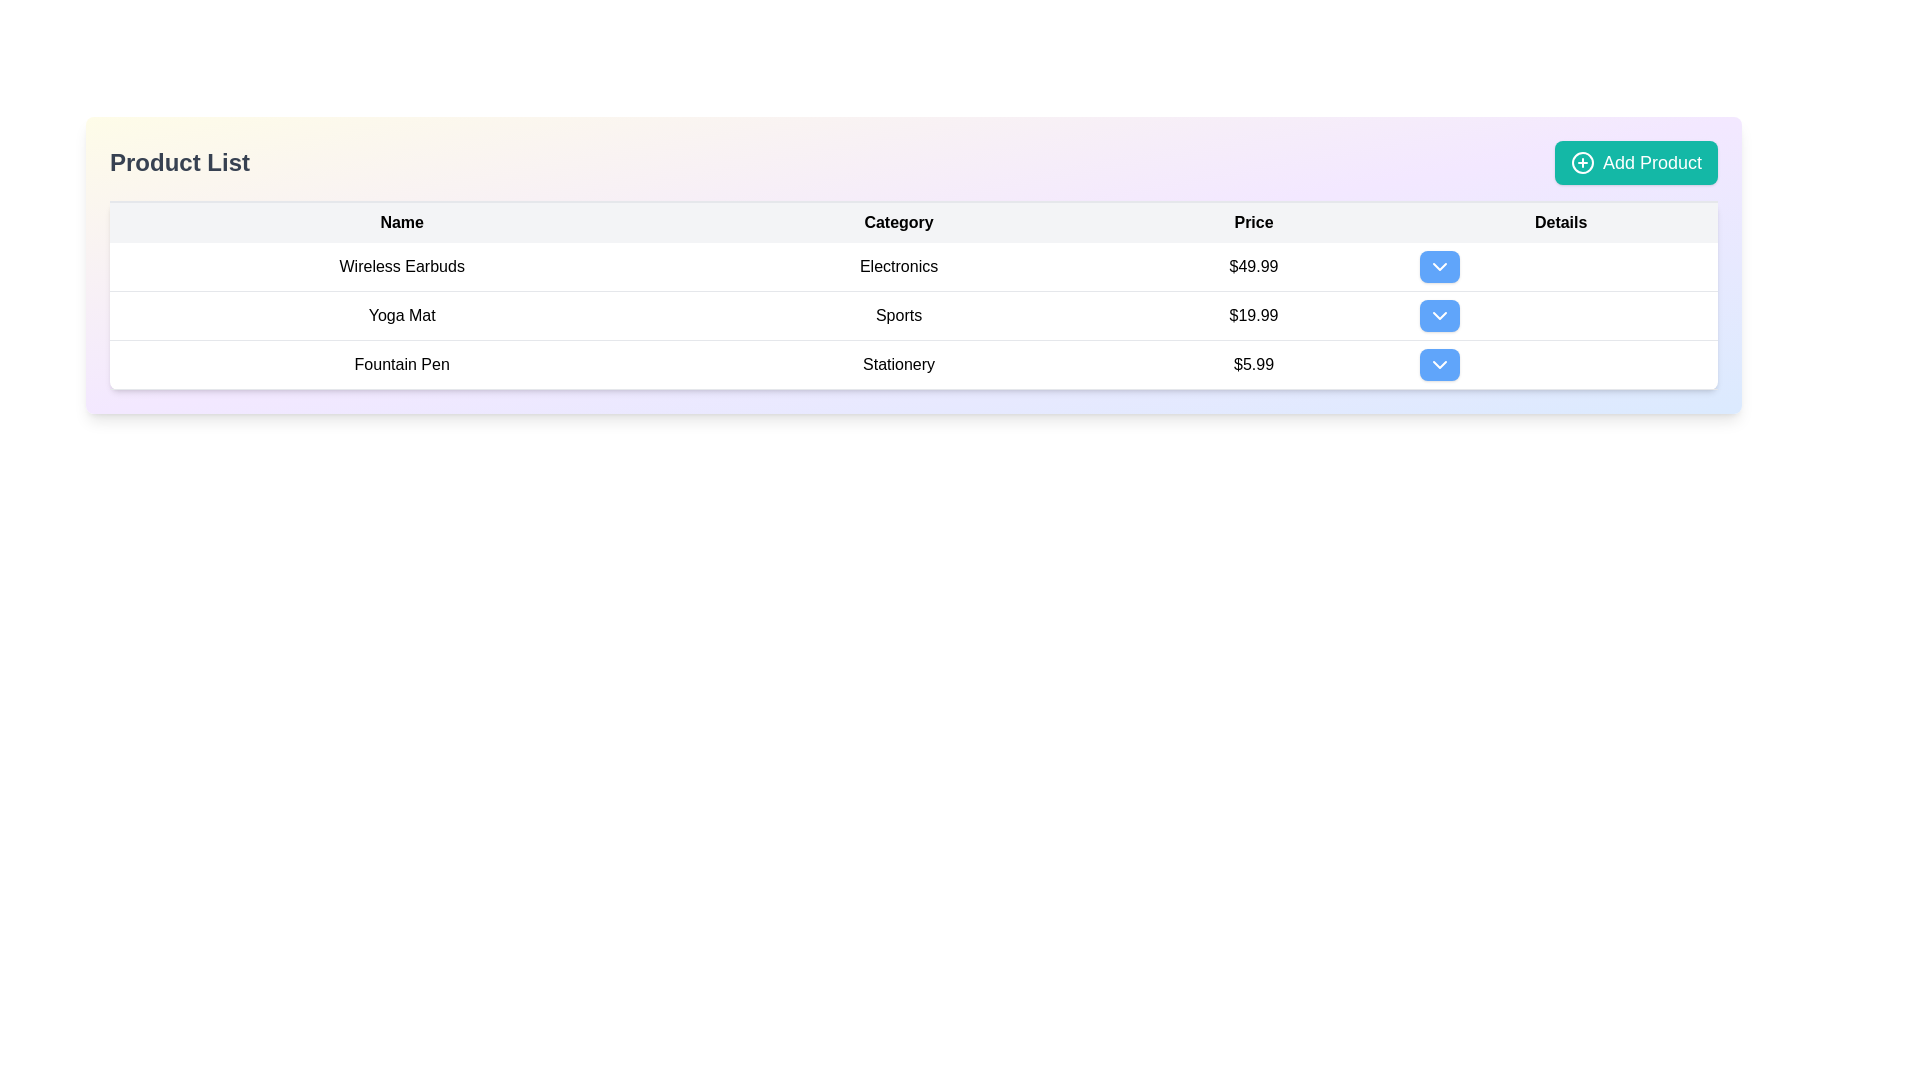 The height and width of the screenshot is (1080, 1920). I want to click on the Table Header Cell indicating the data type 'Name', which is the first column of the table, located at the top-left region of the table section, so click(401, 222).